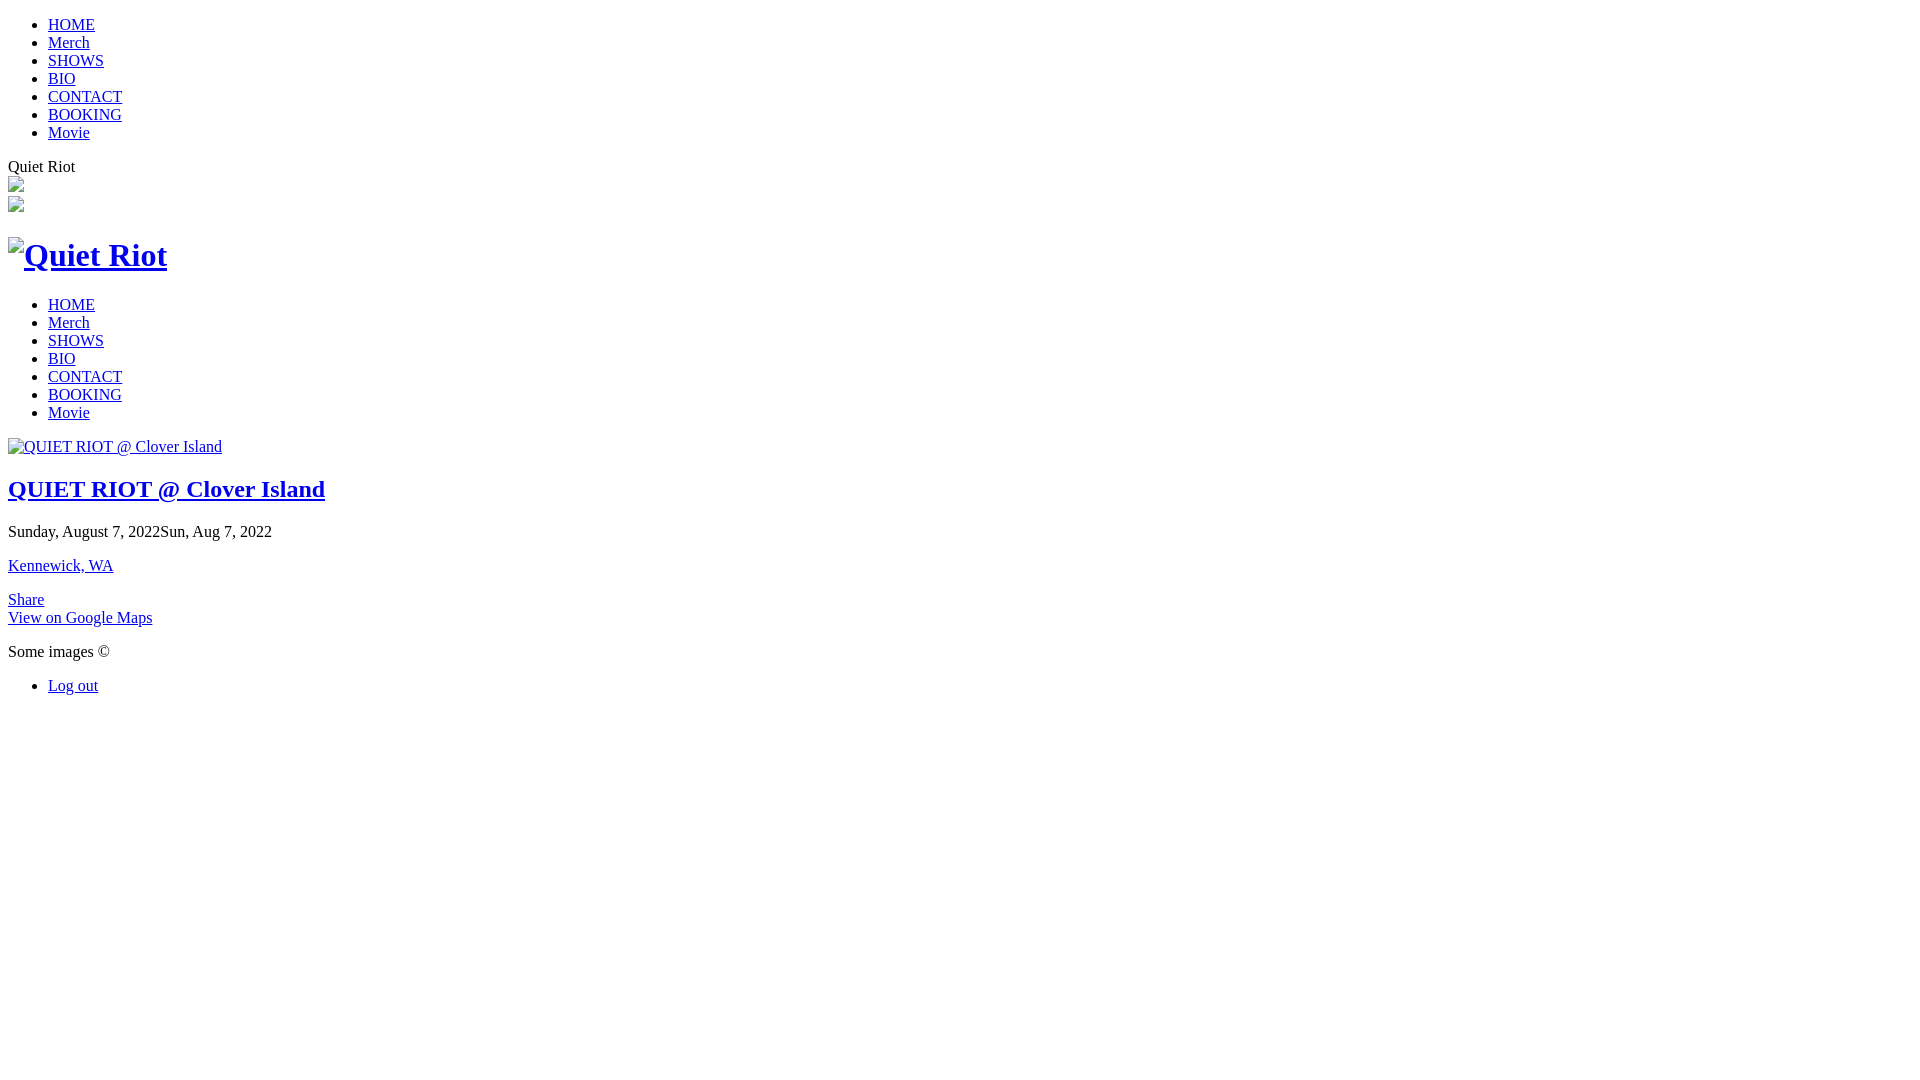  I want to click on 'BOOKING', so click(84, 114).